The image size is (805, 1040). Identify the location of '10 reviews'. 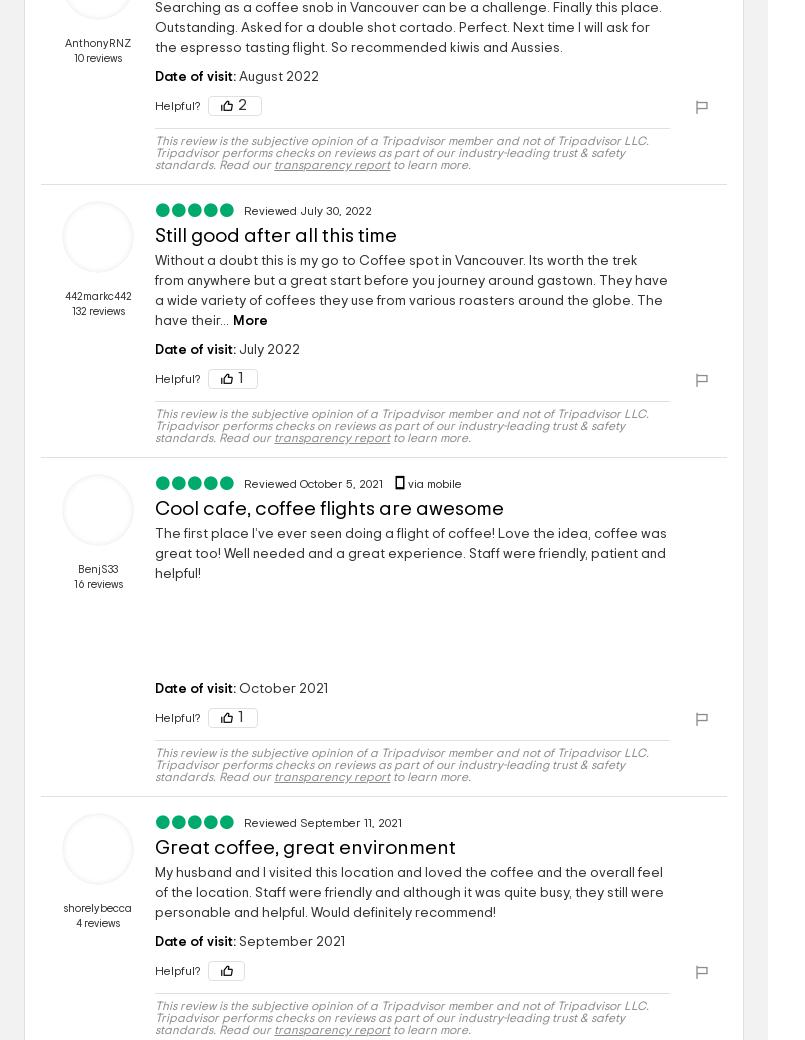
(96, 57).